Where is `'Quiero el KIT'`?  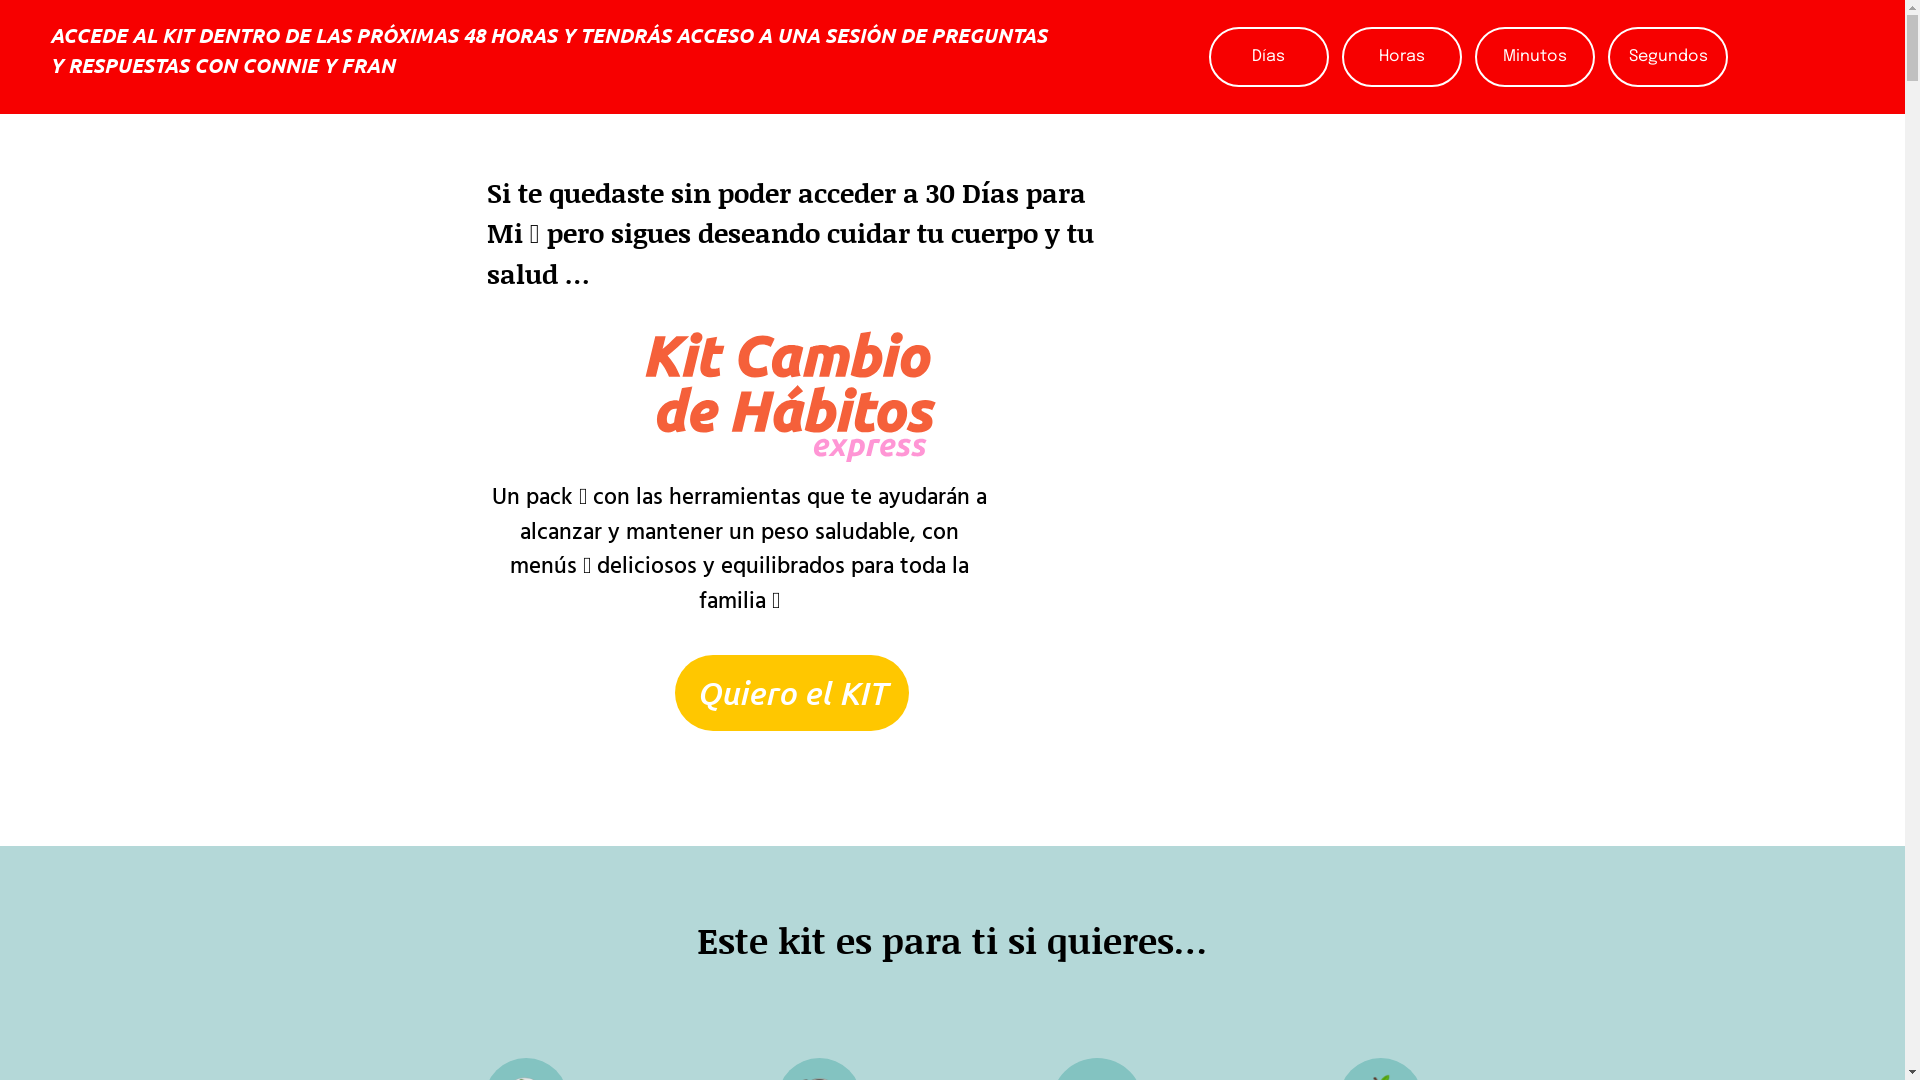
'Quiero el KIT' is located at coordinates (791, 692).